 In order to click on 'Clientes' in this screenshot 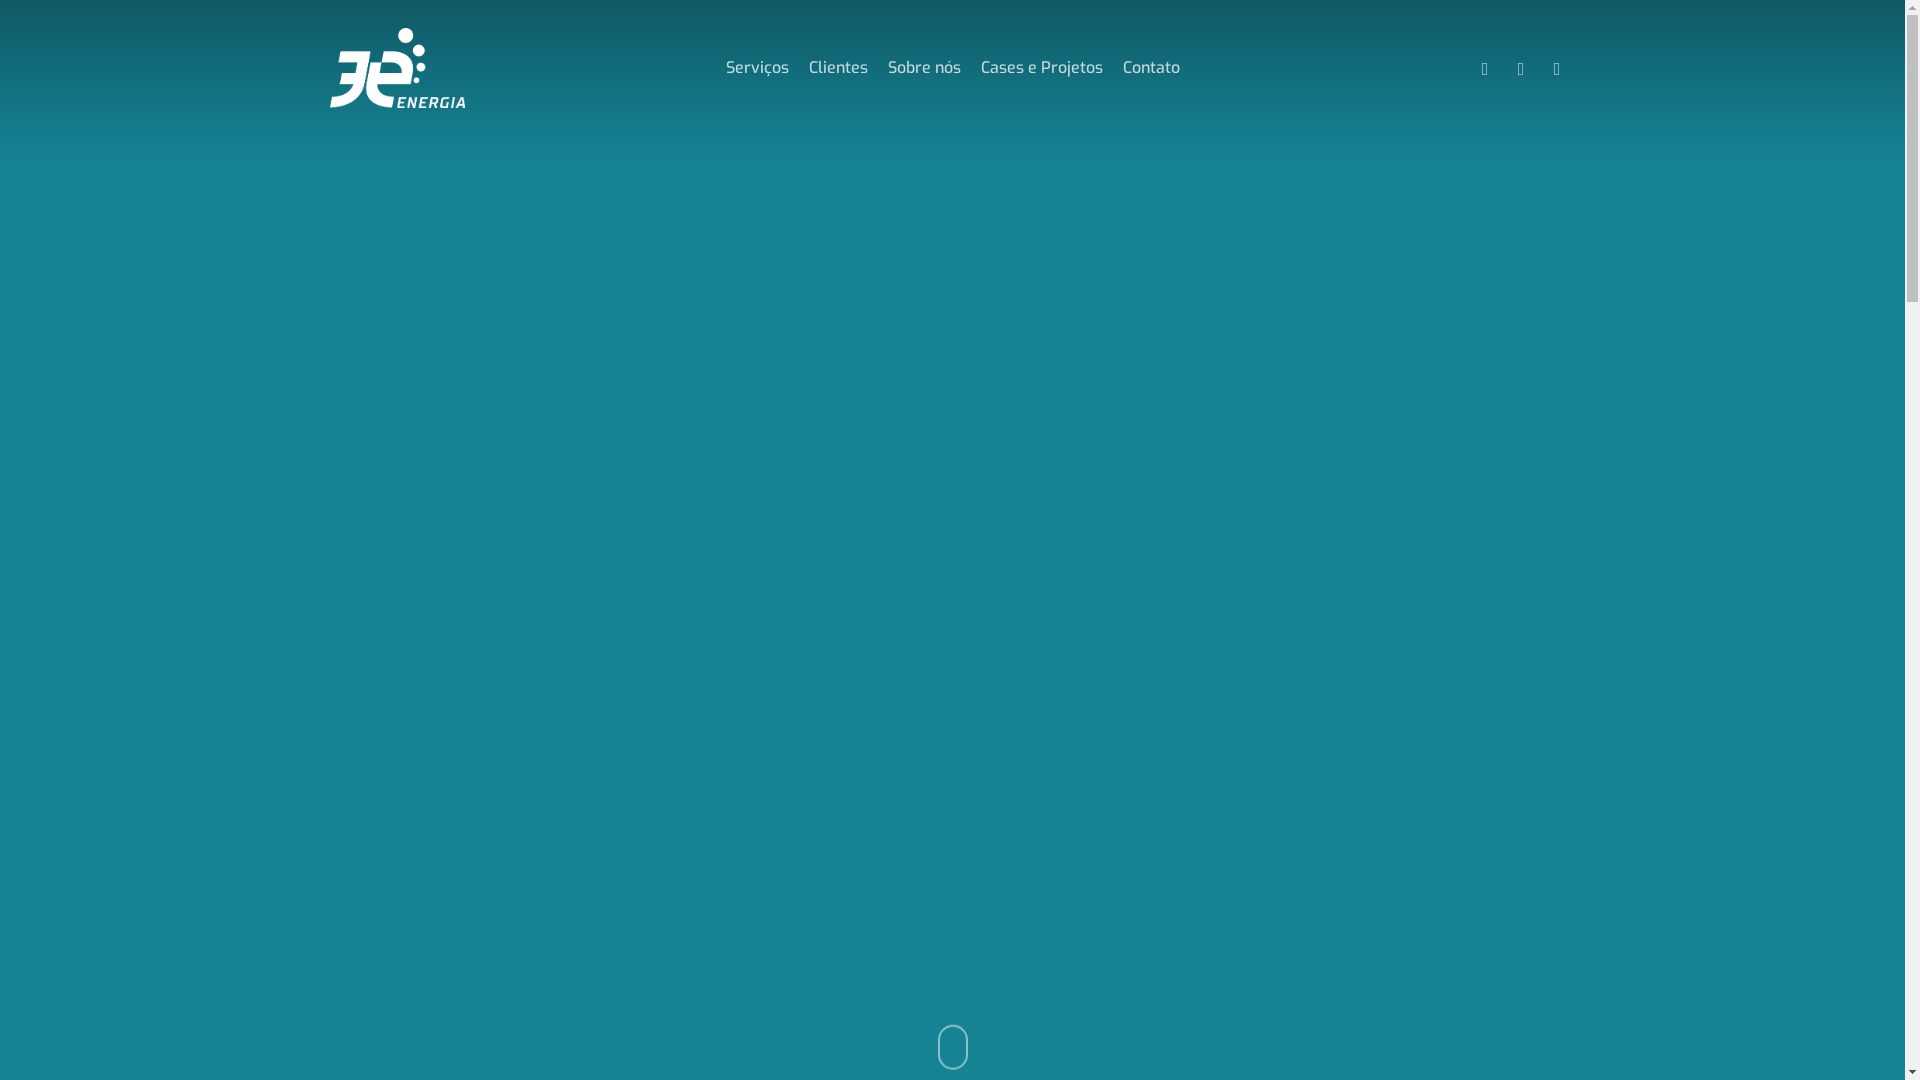, I will do `click(837, 67)`.